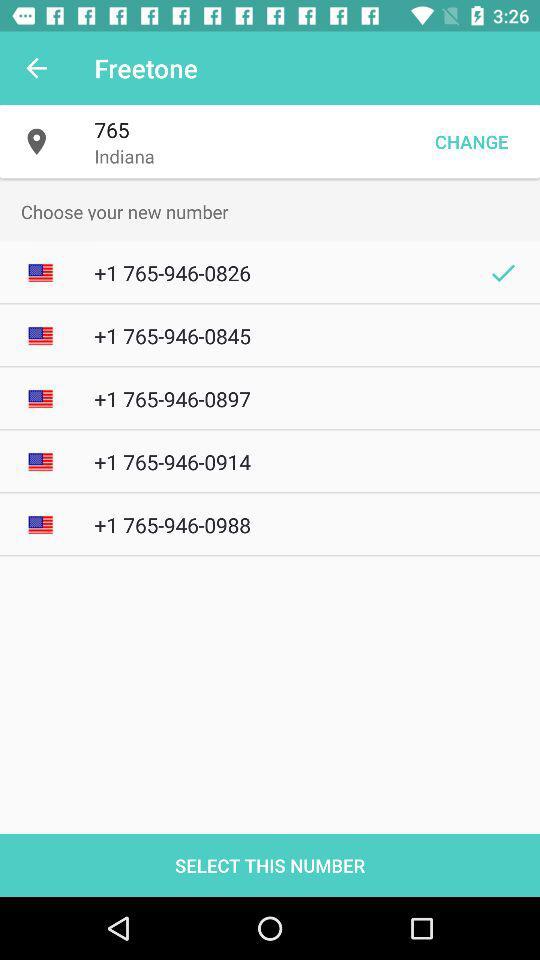  Describe the element at coordinates (270, 864) in the screenshot. I see `the select this number item` at that location.